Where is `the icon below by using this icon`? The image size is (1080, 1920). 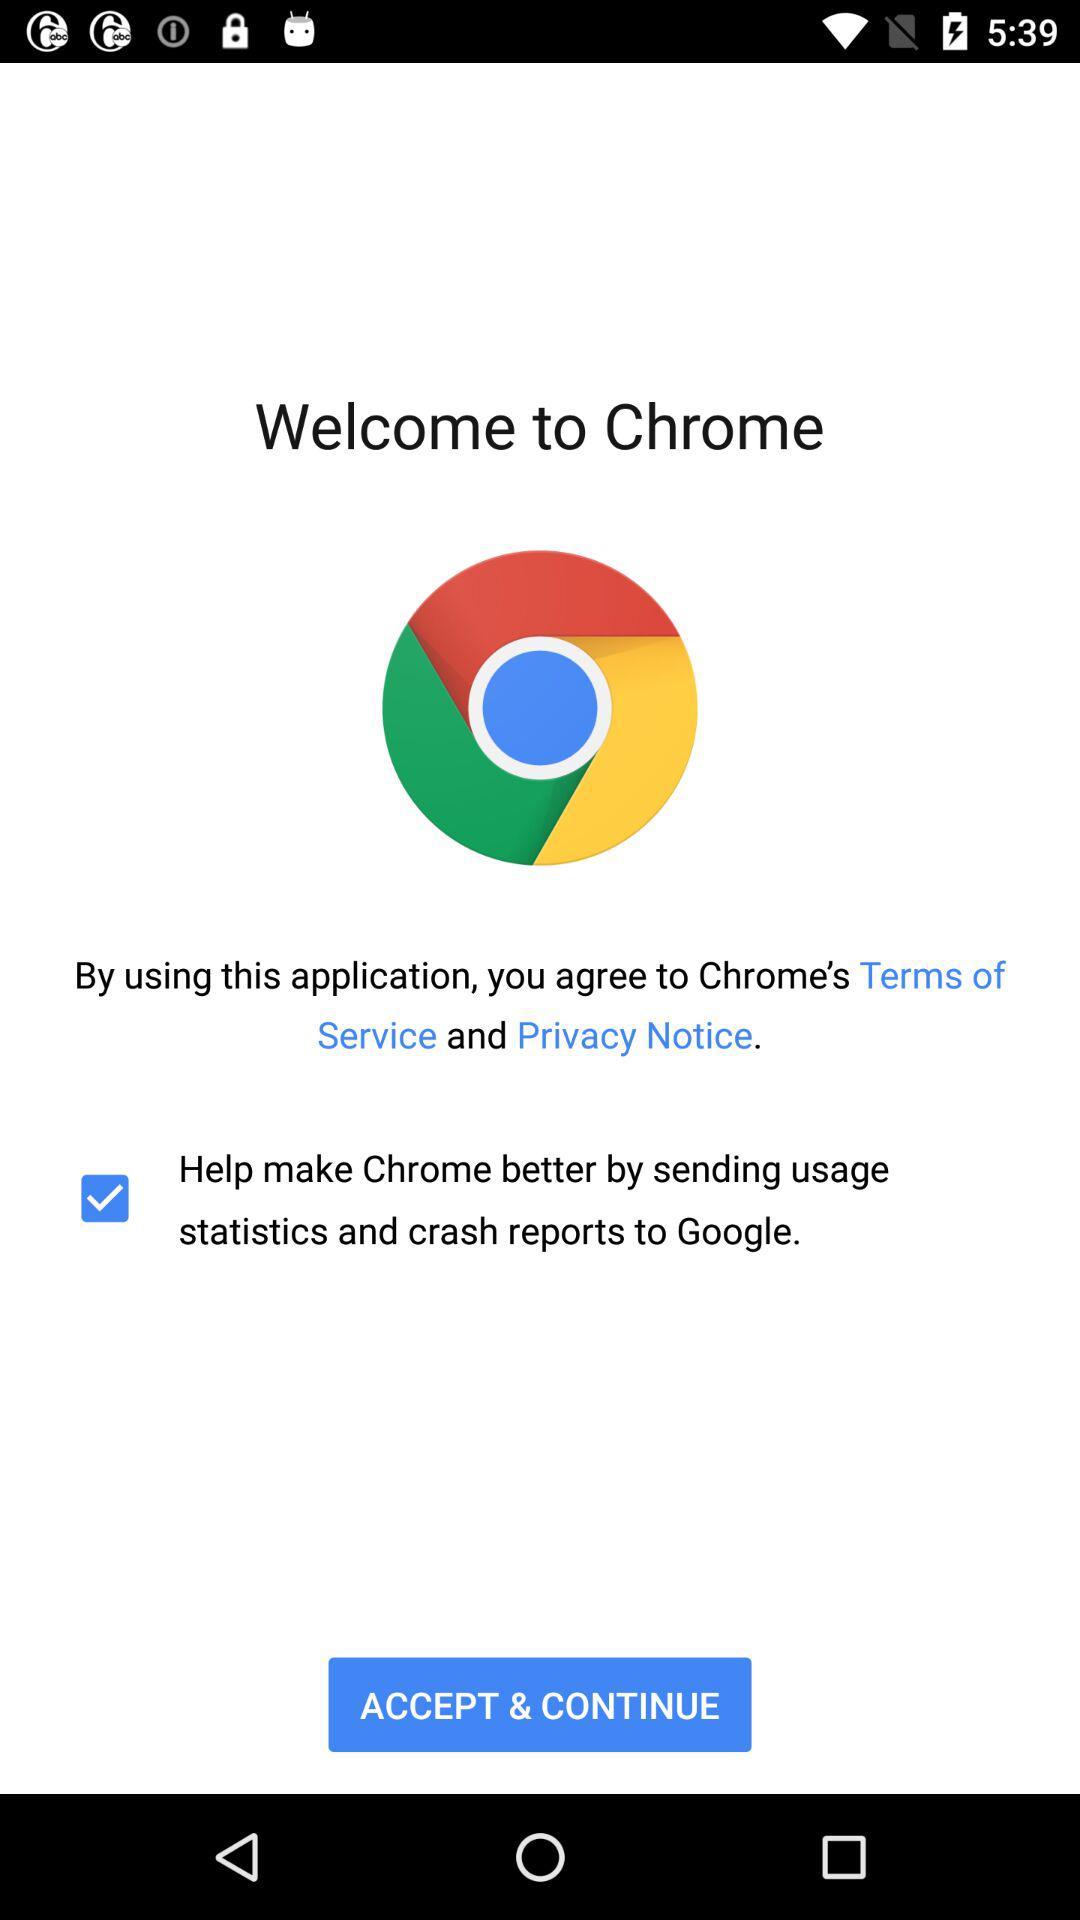
the icon below by using this icon is located at coordinates (540, 1198).